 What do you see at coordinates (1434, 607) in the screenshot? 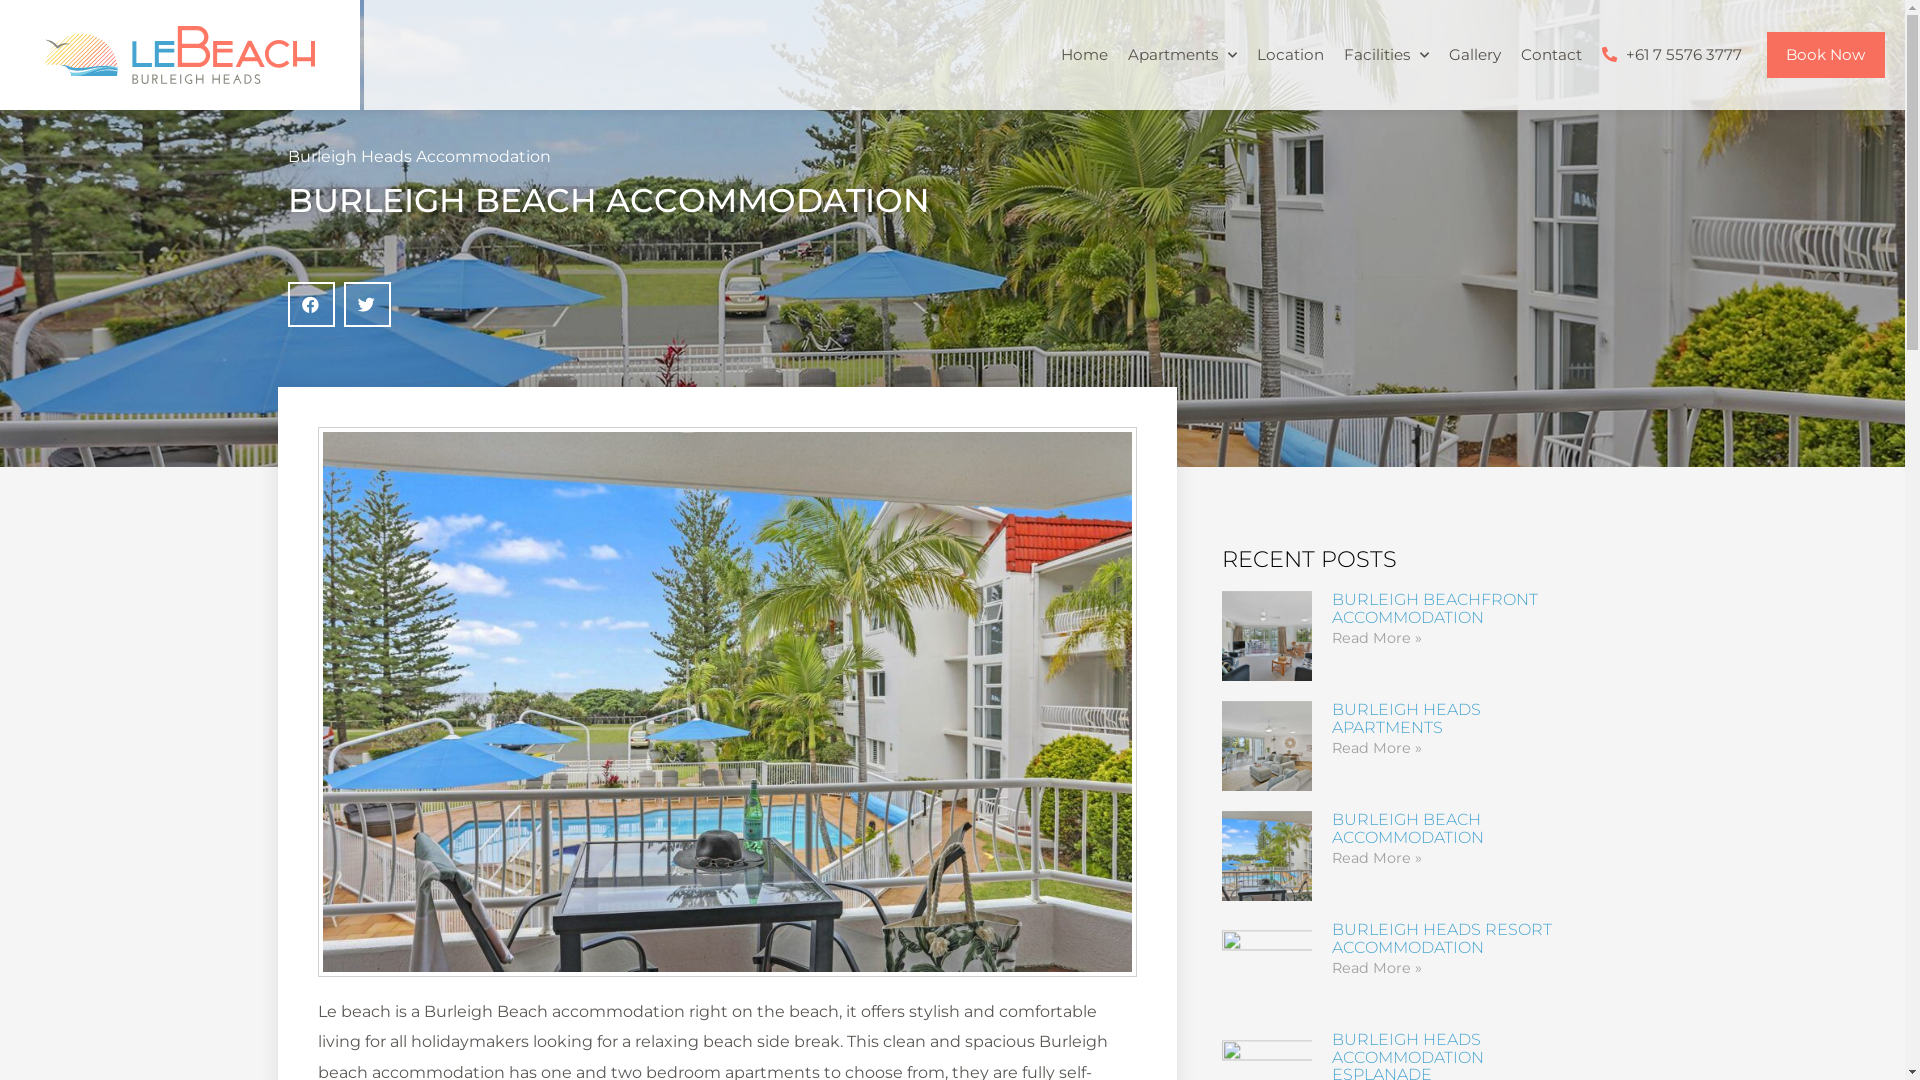
I see `'BURLEIGH BEACHFRONT ACCOMMODATION'` at bounding box center [1434, 607].